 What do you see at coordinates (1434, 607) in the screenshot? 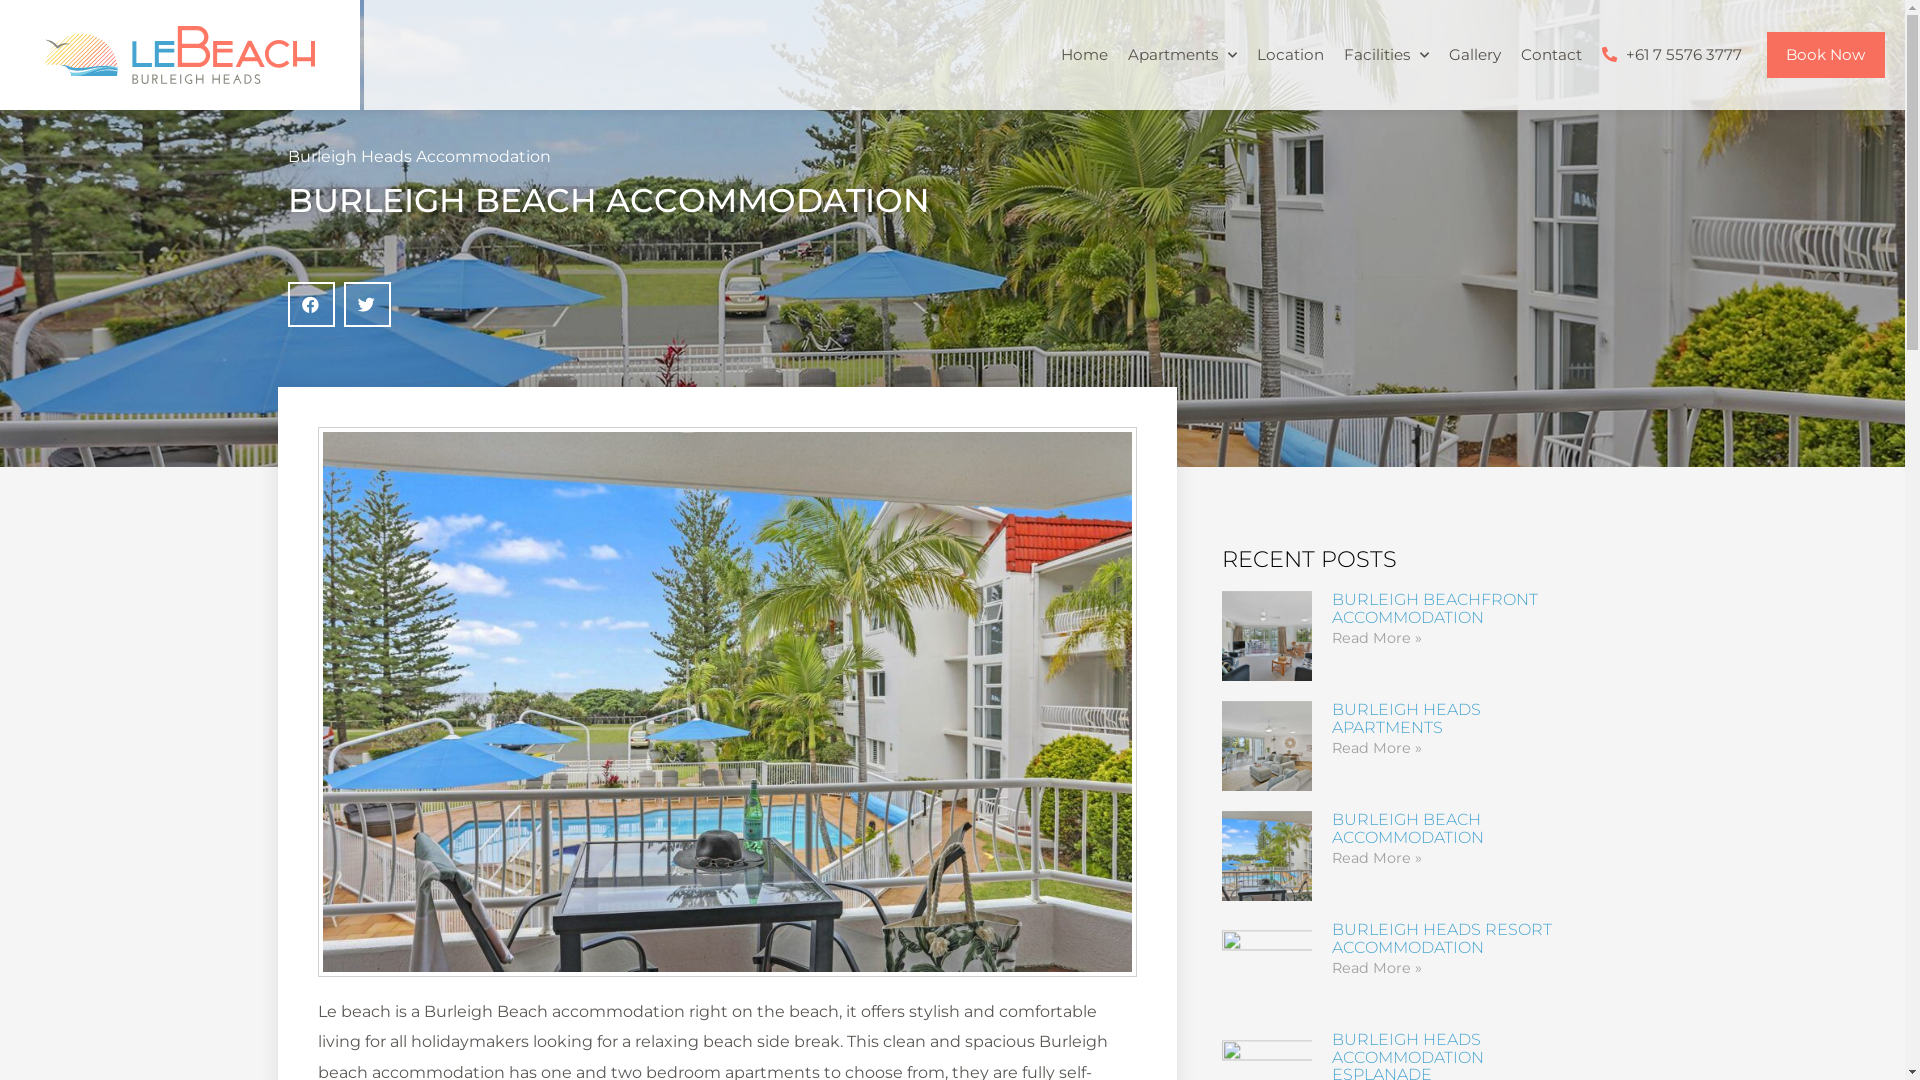
I see `'BURLEIGH BEACHFRONT ACCOMMODATION'` at bounding box center [1434, 607].